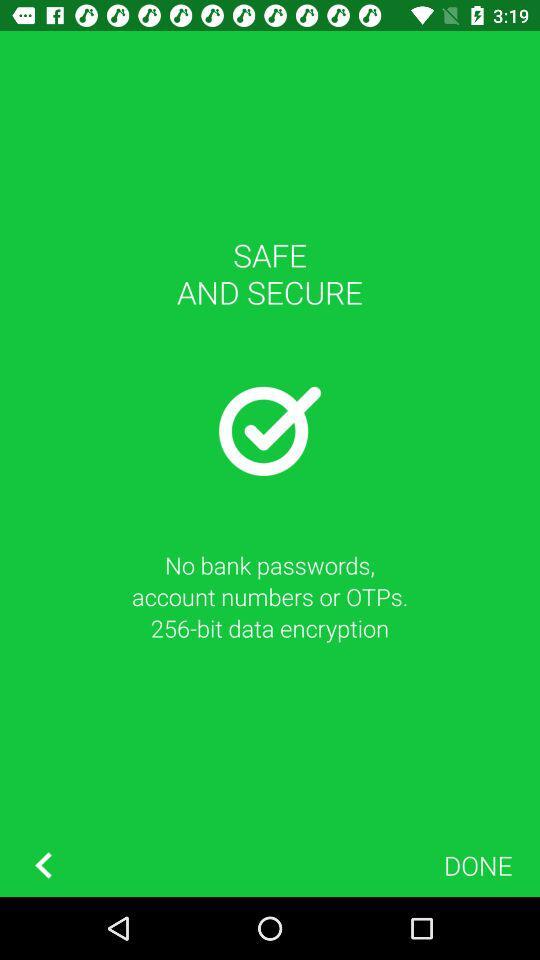 The image size is (540, 960). I want to click on icon below no bank passwords item, so click(43, 864).